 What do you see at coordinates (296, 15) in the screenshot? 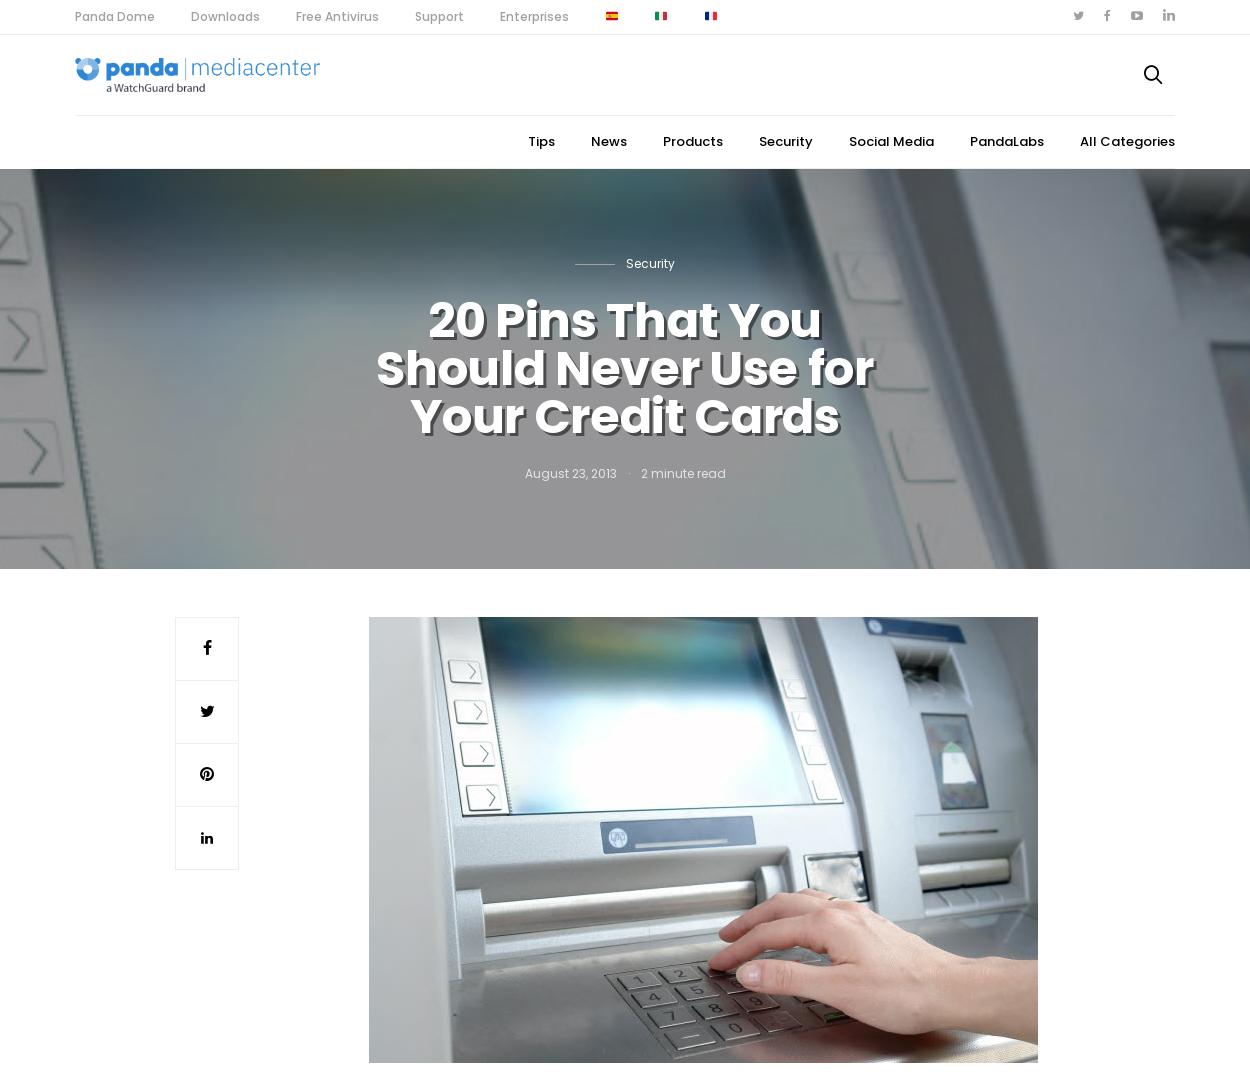
I see `'Free Antivirus'` at bounding box center [296, 15].